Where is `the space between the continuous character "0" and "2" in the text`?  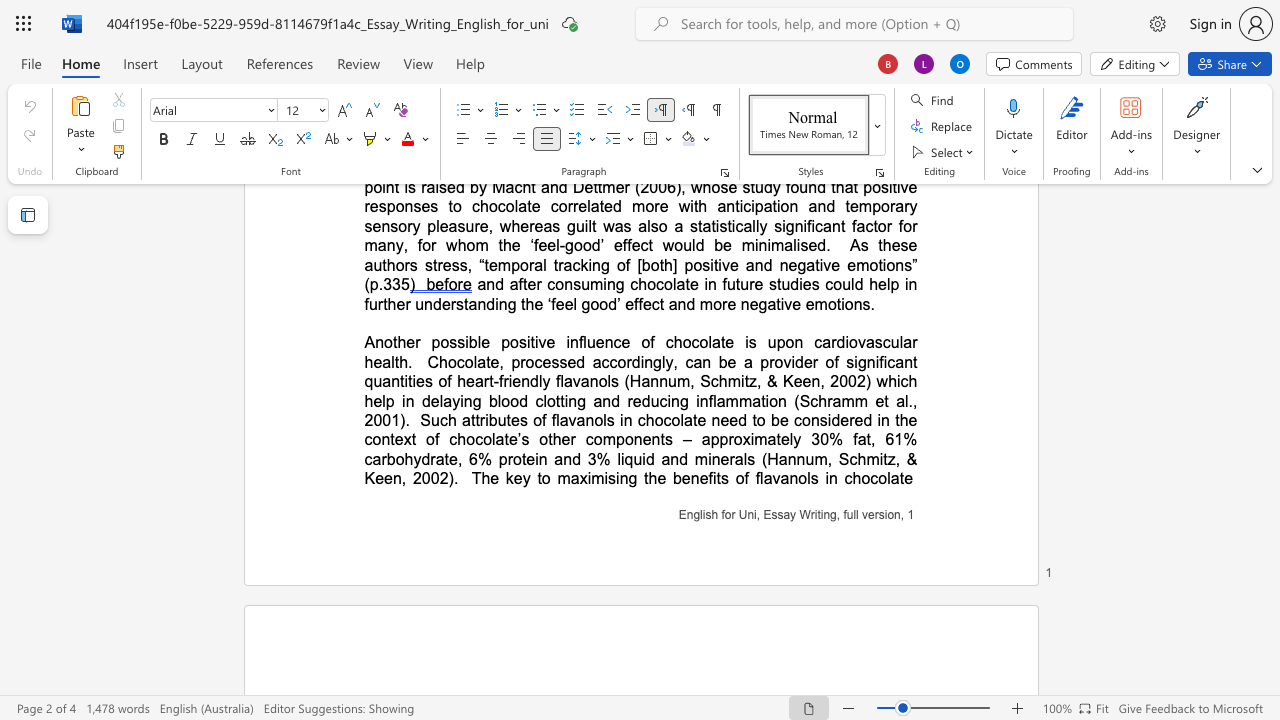
the space between the continuous character "0" and "2" in the text is located at coordinates (438, 478).